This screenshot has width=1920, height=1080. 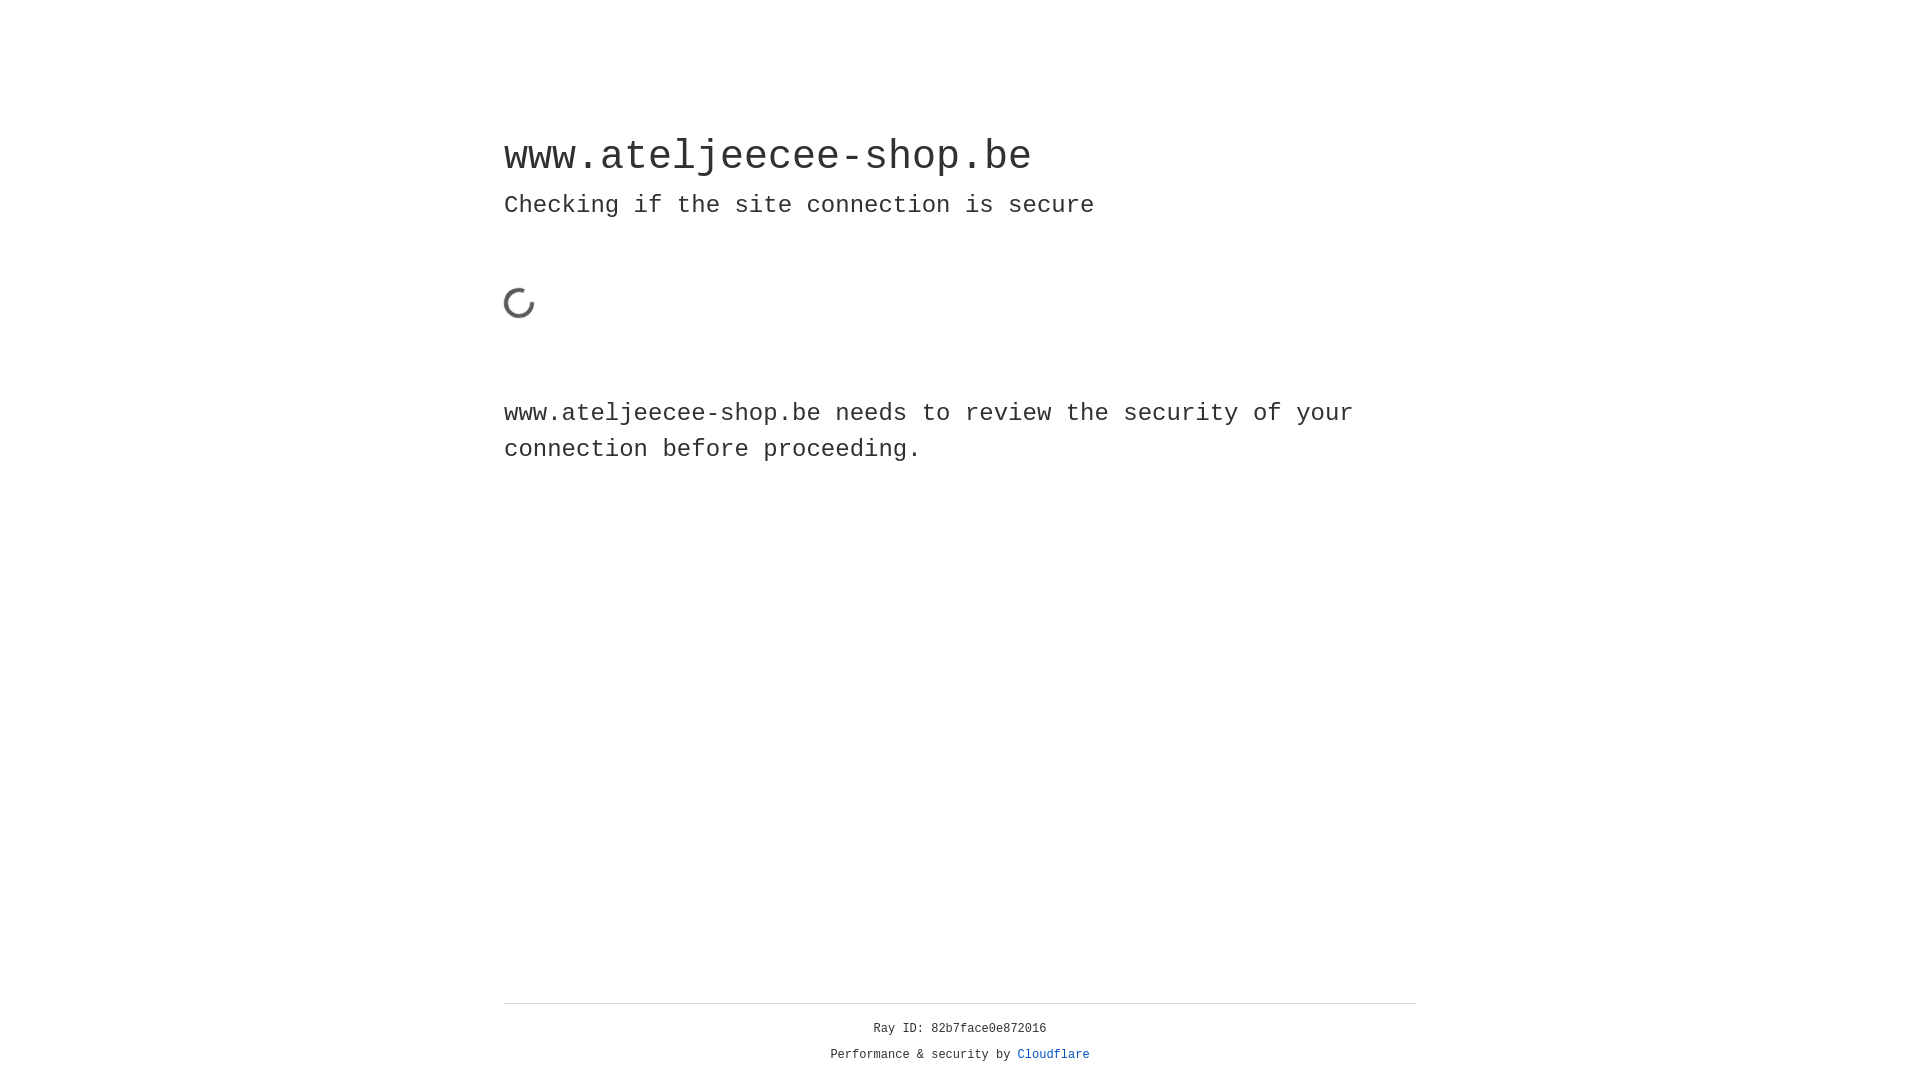 What do you see at coordinates (1017, 1054) in the screenshot?
I see `'Cloudflare'` at bounding box center [1017, 1054].